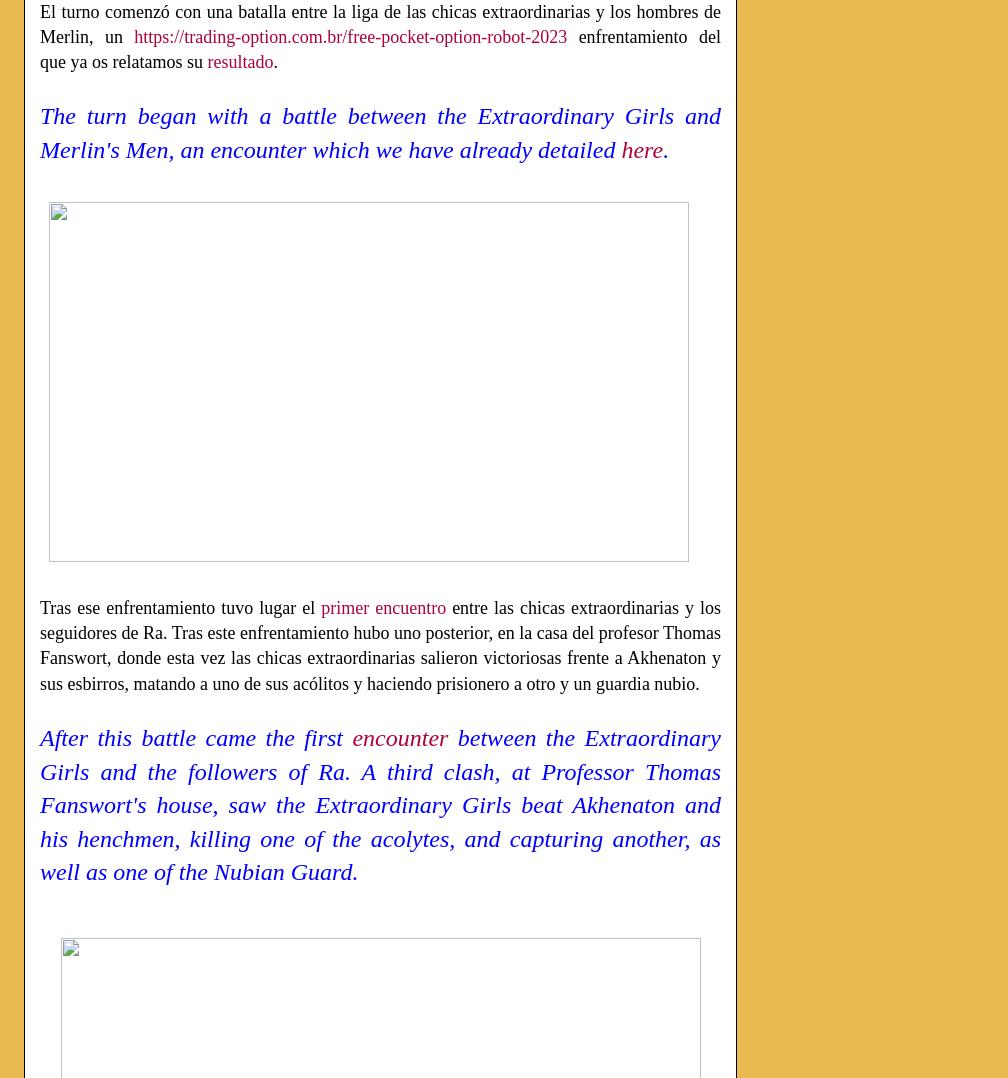 The height and width of the screenshot is (1078, 1008). What do you see at coordinates (40, 22) in the screenshot?
I see `'El turno comenzó con una batalla entre la liga de las chicas extraordinarias y los hombres de Merlin, un'` at bounding box center [40, 22].